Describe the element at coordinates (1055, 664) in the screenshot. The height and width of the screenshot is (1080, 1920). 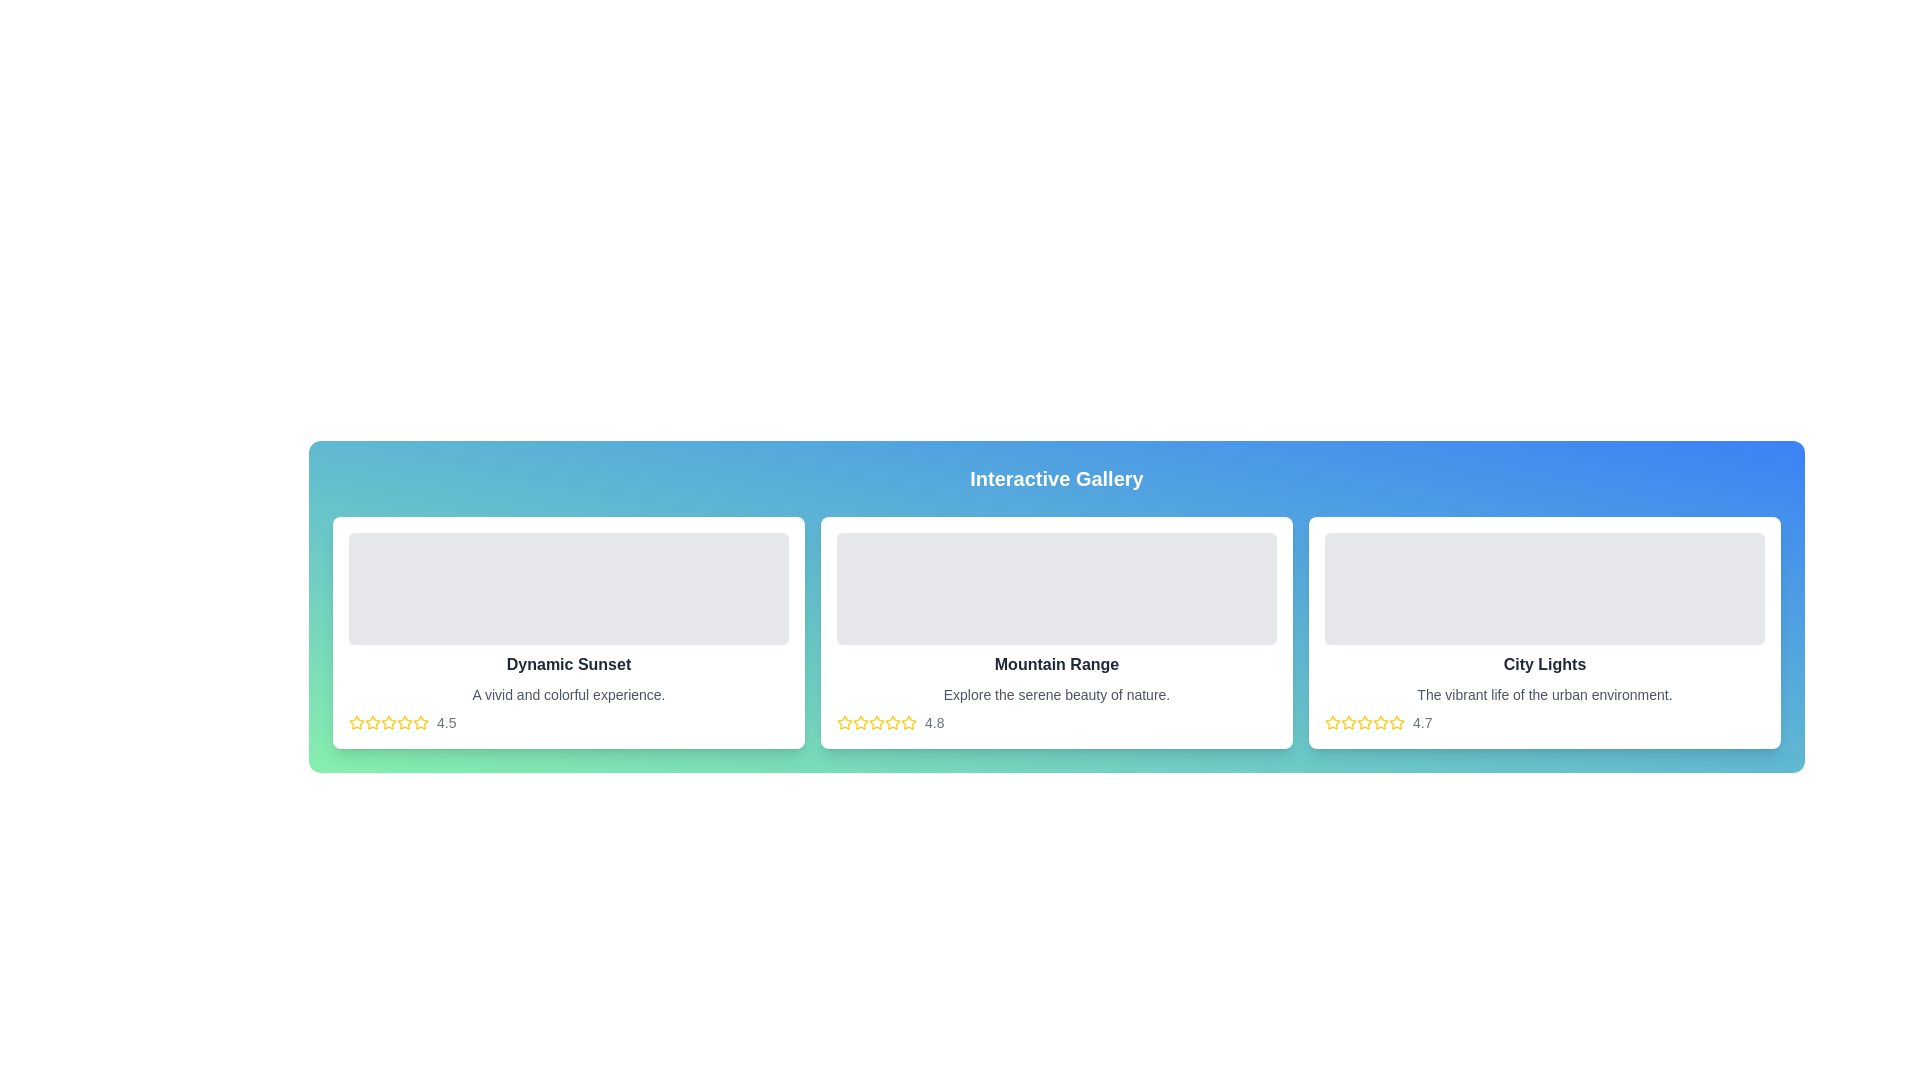
I see `text from the title label located in the central card beneath the gray rectangle placeholder and above the lighter gray descriptive text` at that location.